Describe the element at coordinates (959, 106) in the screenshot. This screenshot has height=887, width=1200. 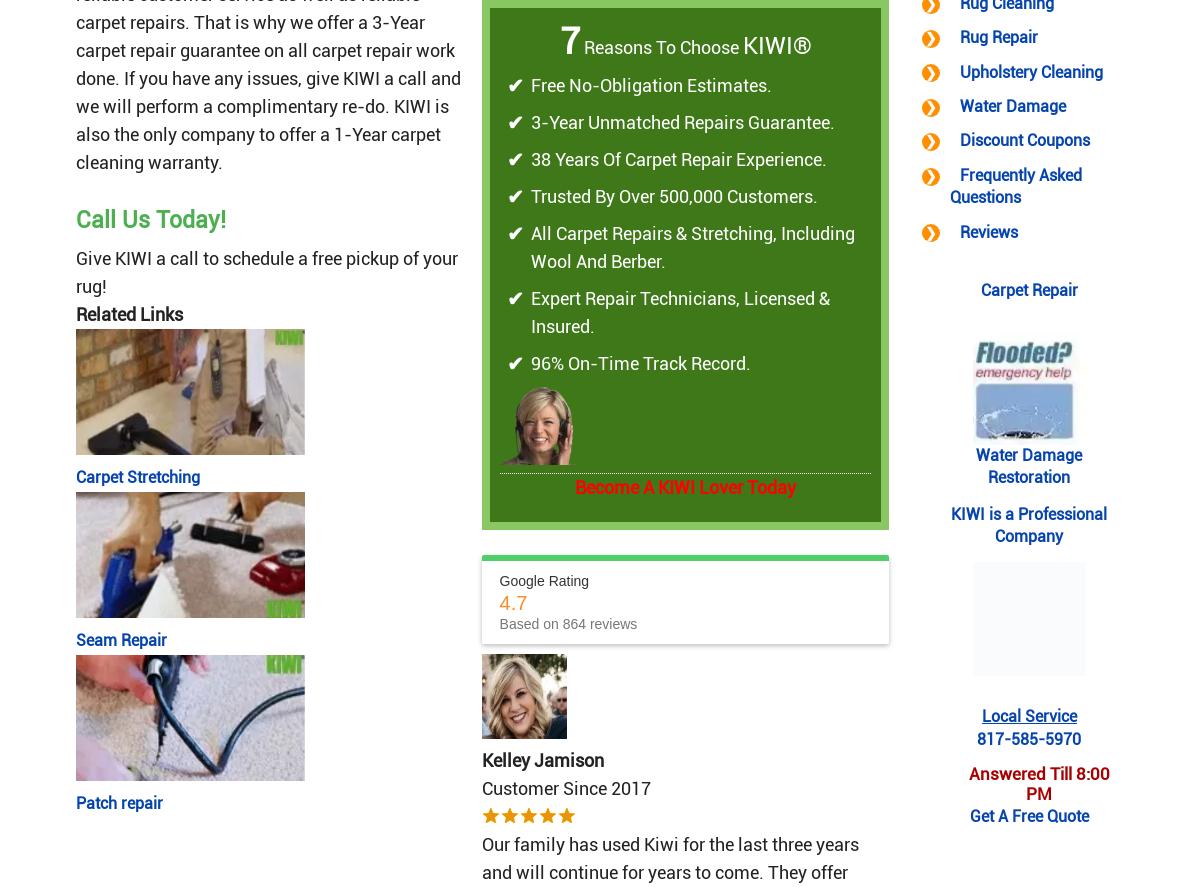
I see `'Water Damage'` at that location.